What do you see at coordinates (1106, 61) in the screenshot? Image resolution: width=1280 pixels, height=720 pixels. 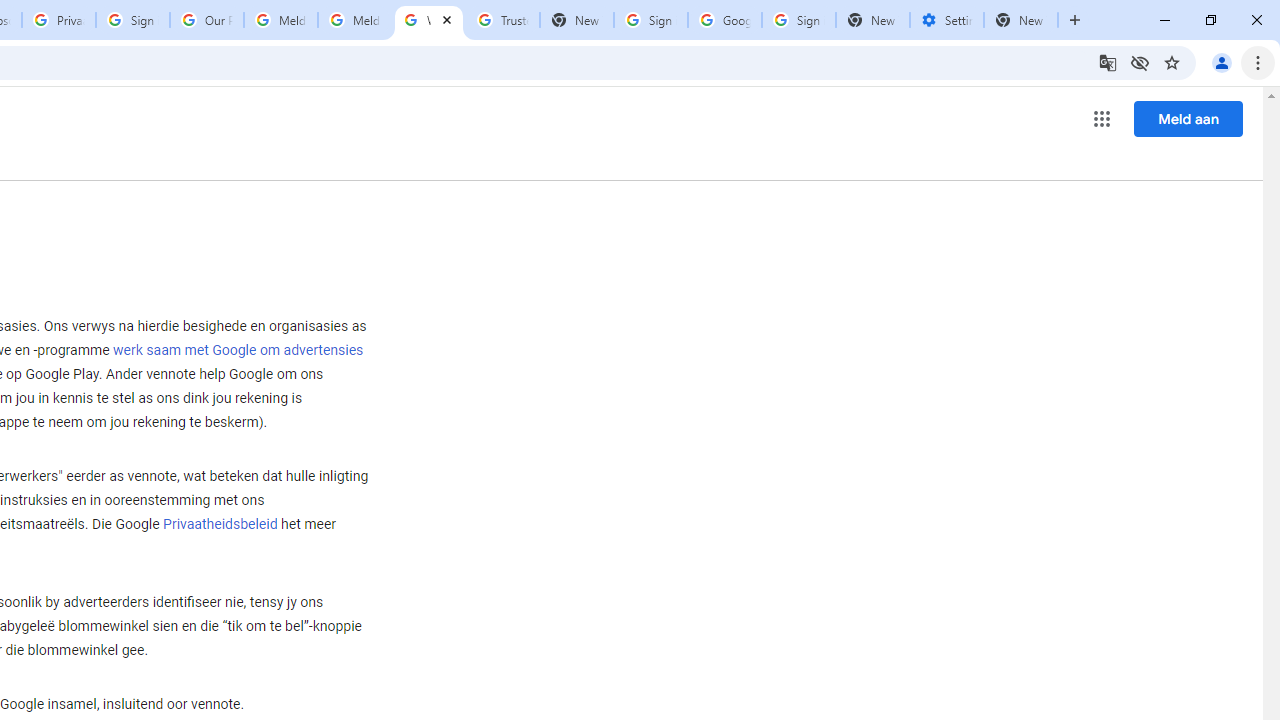 I see `'Translate this page'` at bounding box center [1106, 61].